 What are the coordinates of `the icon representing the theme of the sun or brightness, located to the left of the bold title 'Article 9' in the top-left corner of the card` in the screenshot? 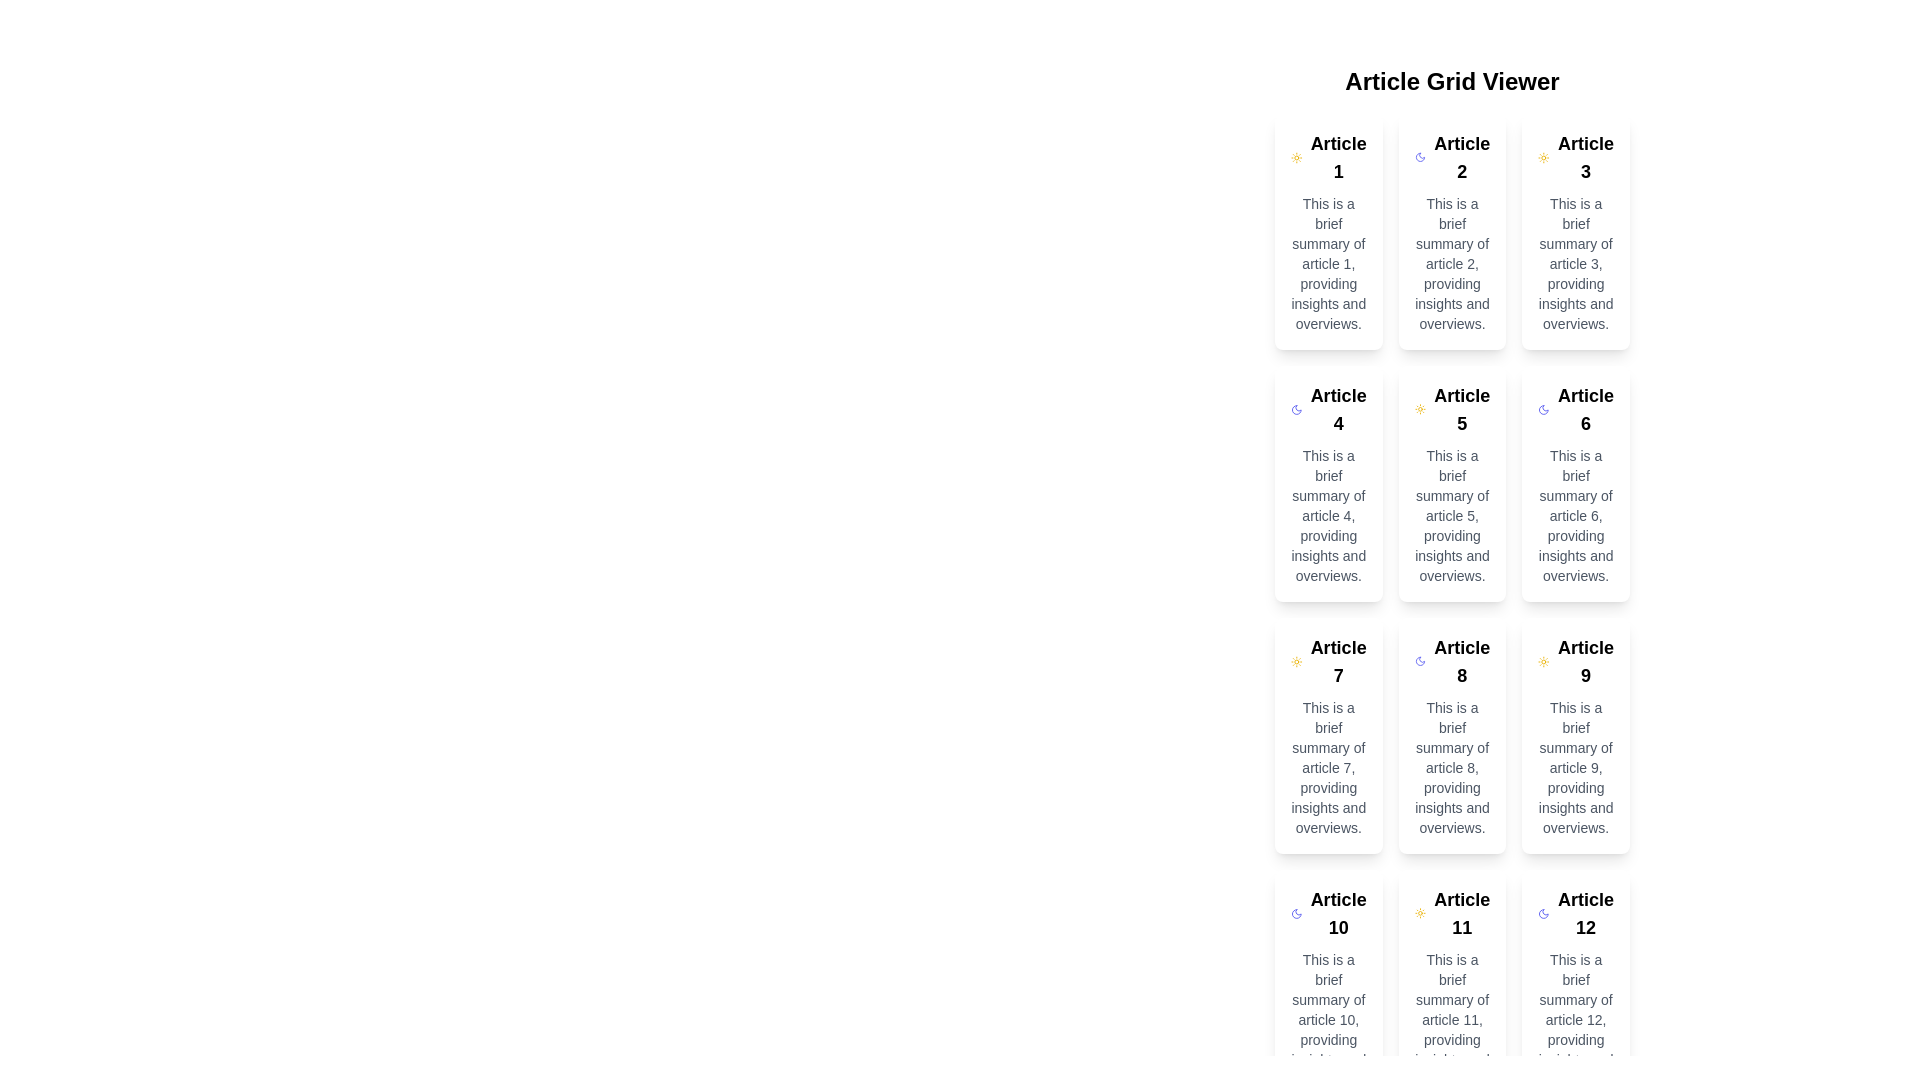 It's located at (1543, 662).